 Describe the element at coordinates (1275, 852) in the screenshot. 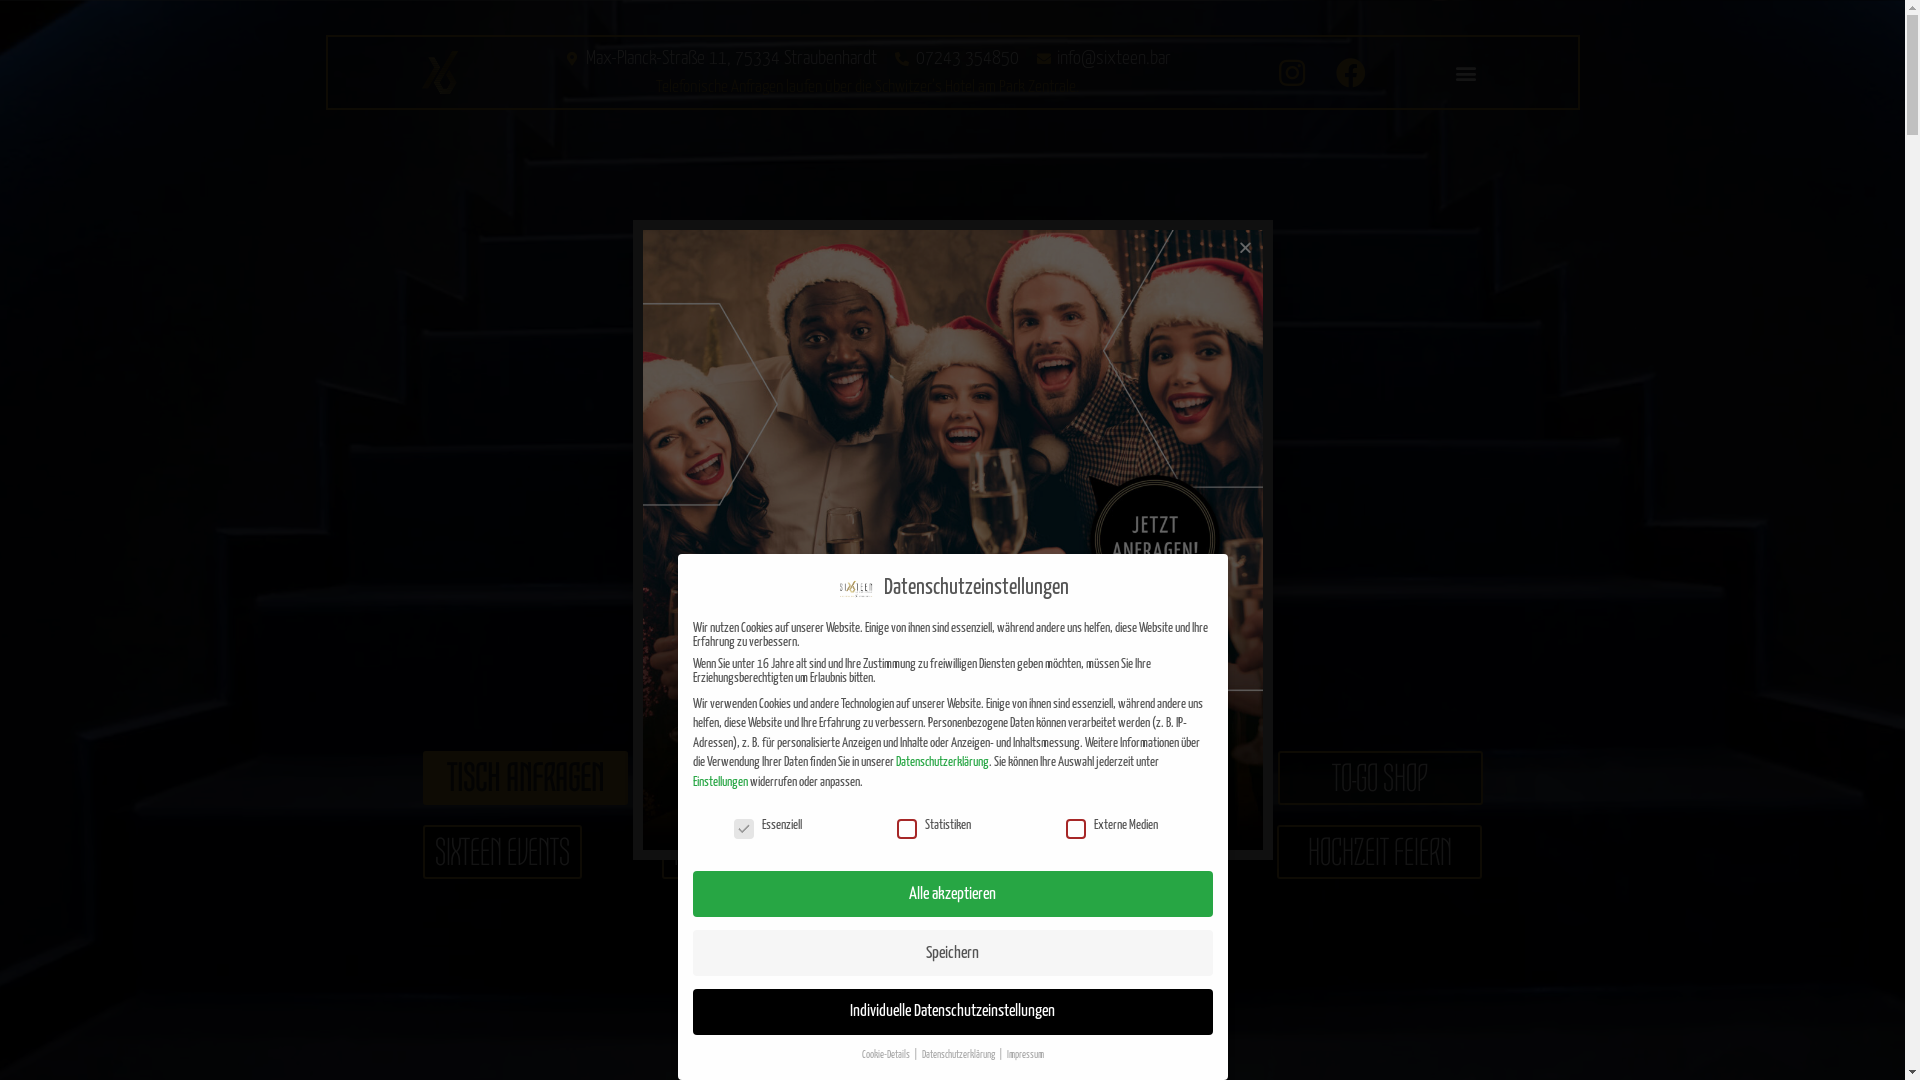

I see `'HOCHZEIT FEIERN'` at that location.